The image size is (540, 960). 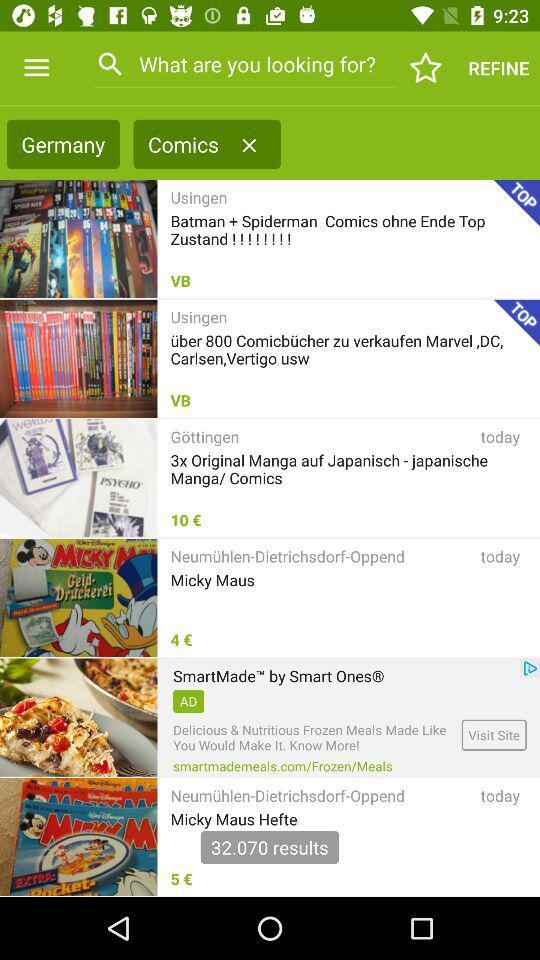 What do you see at coordinates (281, 765) in the screenshot?
I see `icon to the left of visit site` at bounding box center [281, 765].